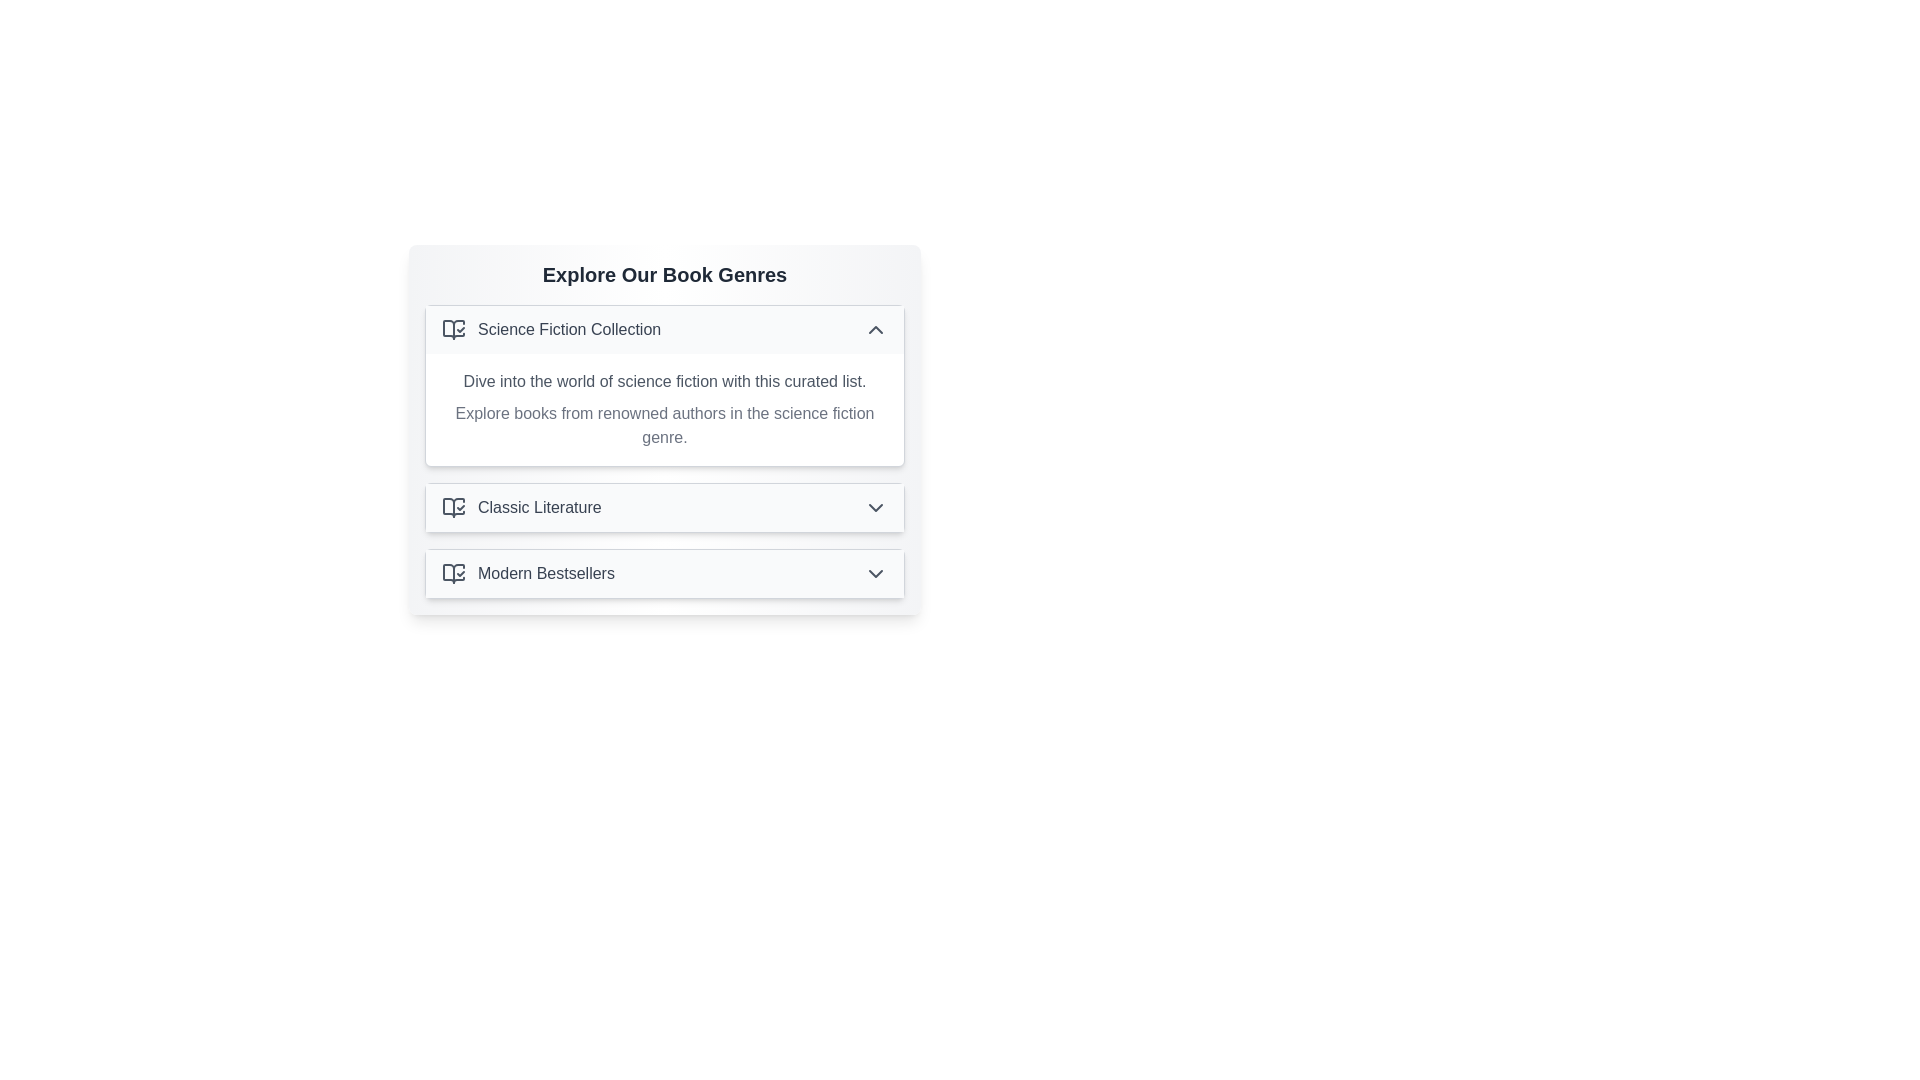 The image size is (1920, 1080). What do you see at coordinates (665, 424) in the screenshot?
I see `the static text element displaying 'Explore books from renowned authors in the science fiction genre.' located below the text 'Dive into the world of science fiction with this curated list.'` at bounding box center [665, 424].